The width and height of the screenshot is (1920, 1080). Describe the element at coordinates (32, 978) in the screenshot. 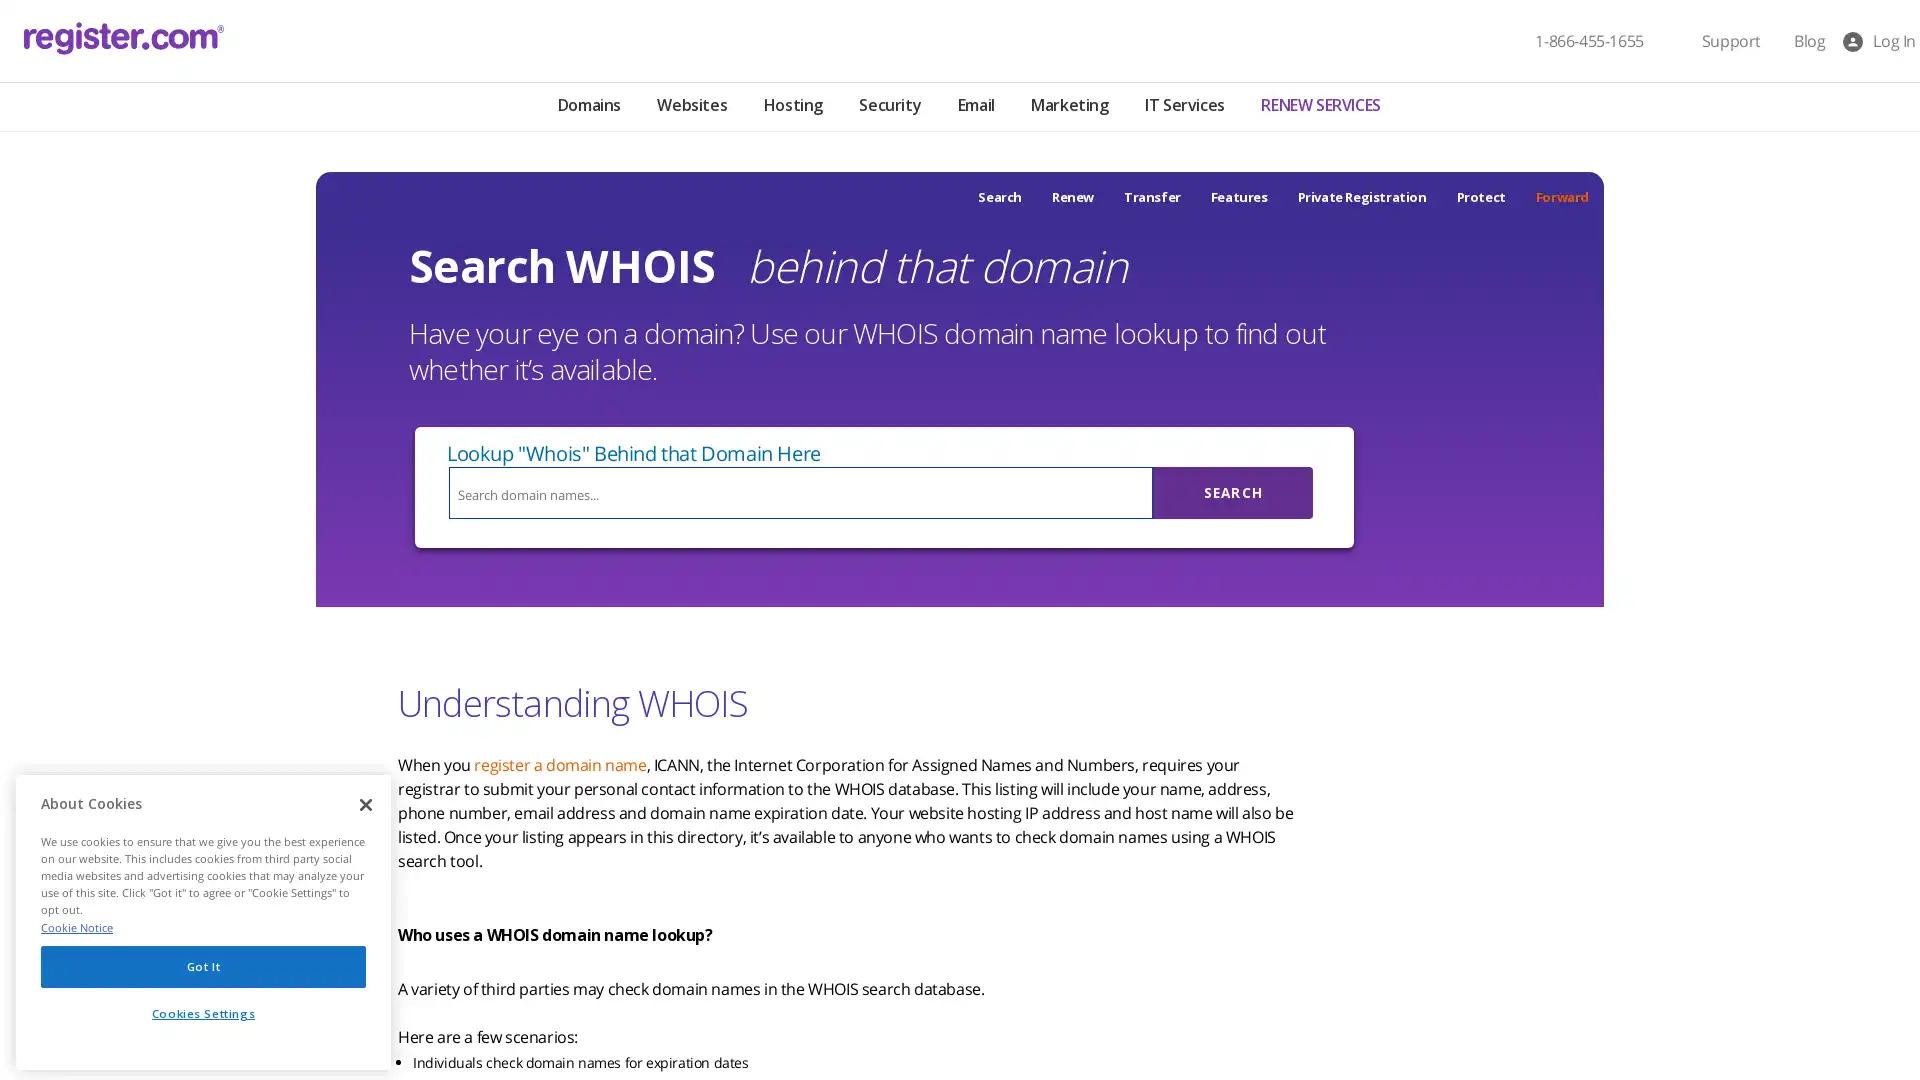

I see `Explore your accessibility options` at that location.